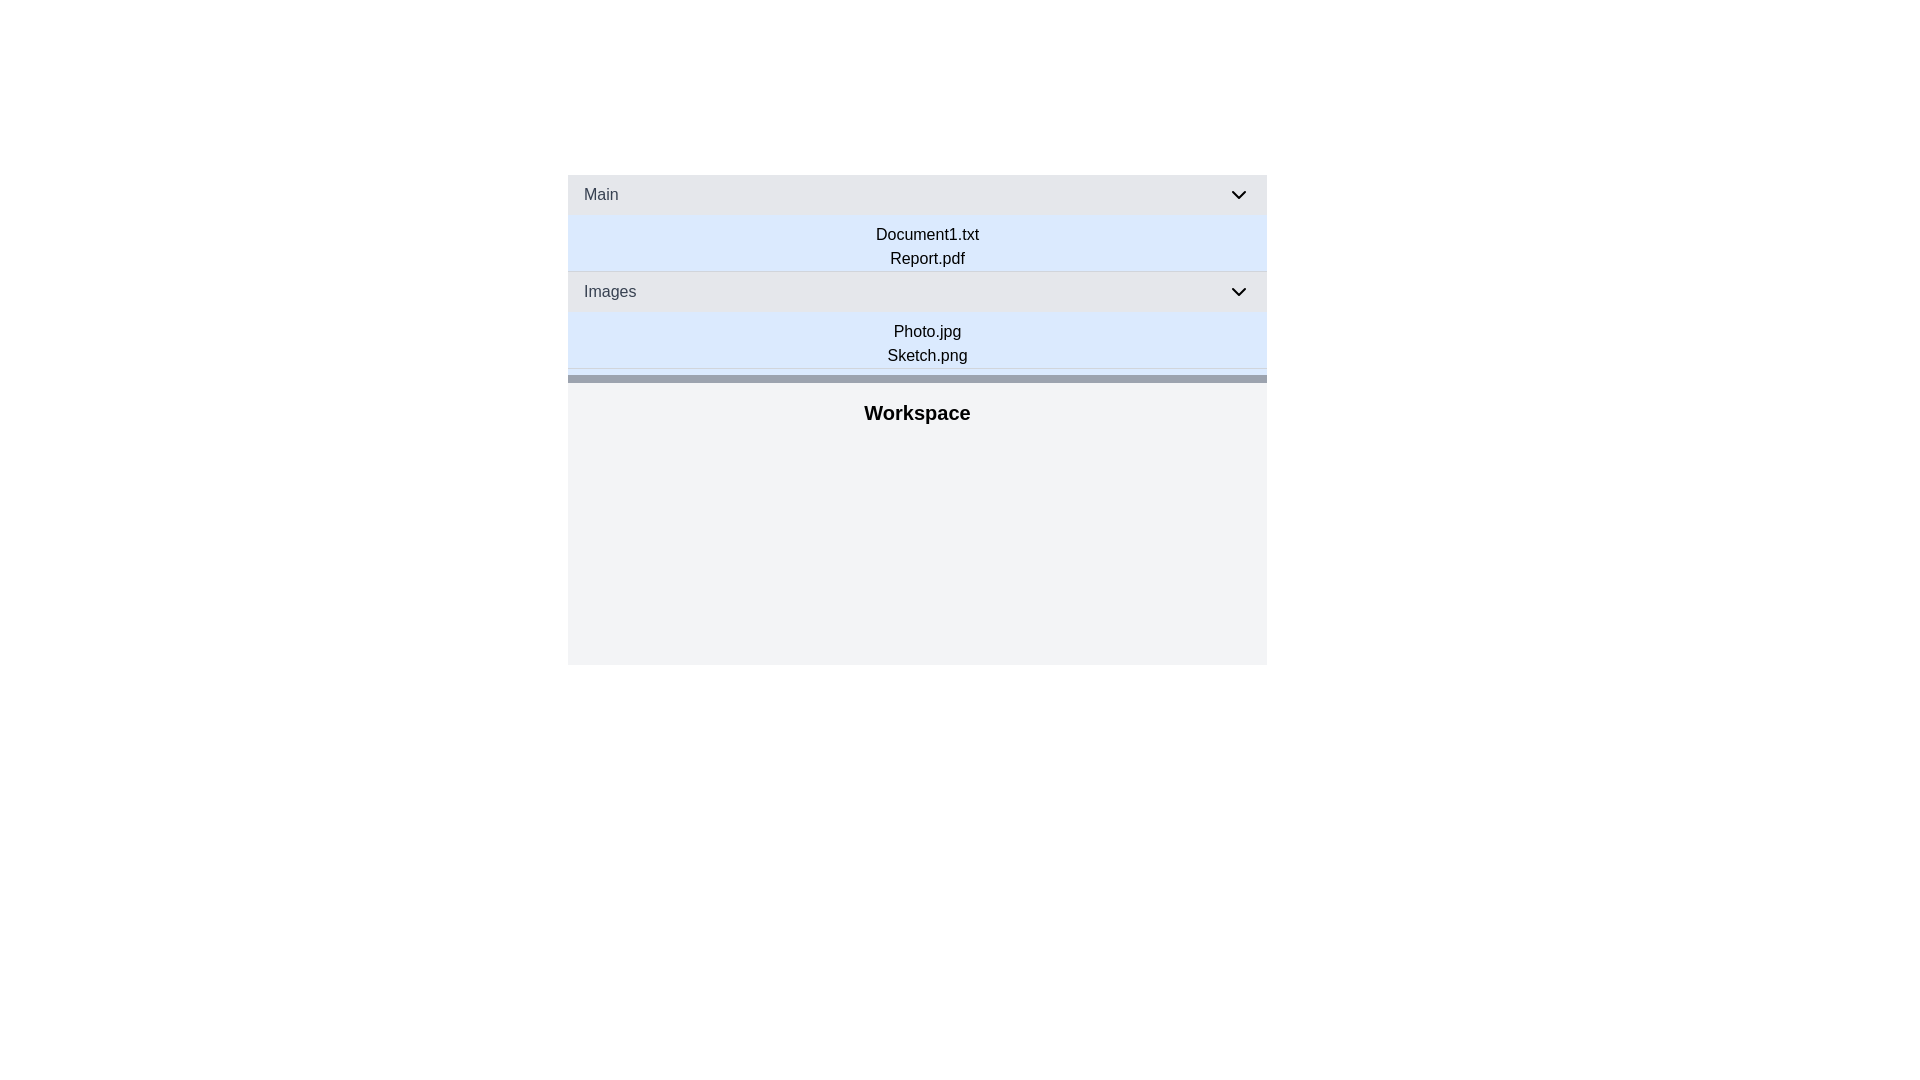 This screenshot has width=1920, height=1080. Describe the element at coordinates (926, 234) in the screenshot. I see `the text label representing the file 'Document1.txt', which is the top item` at that location.